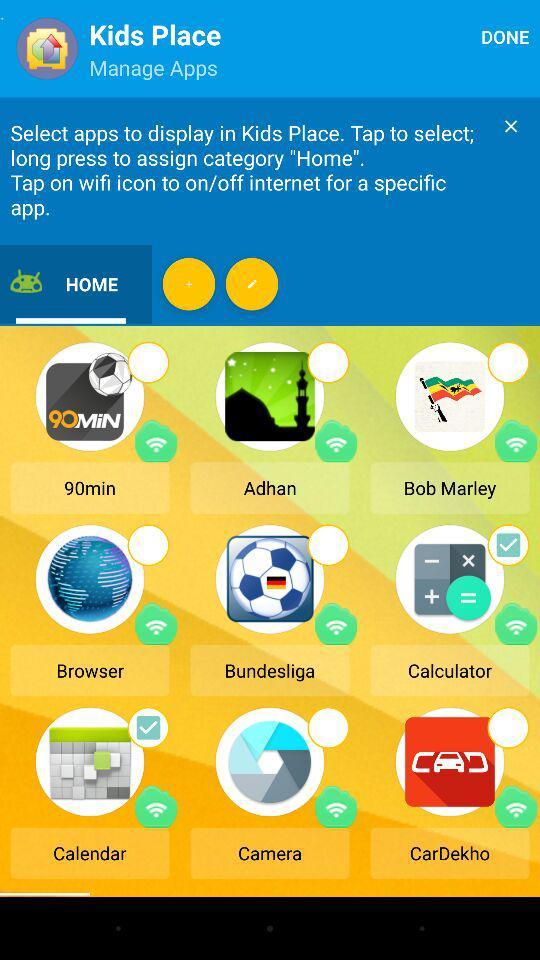  I want to click on switch internet on/off for browser app, so click(155, 623).